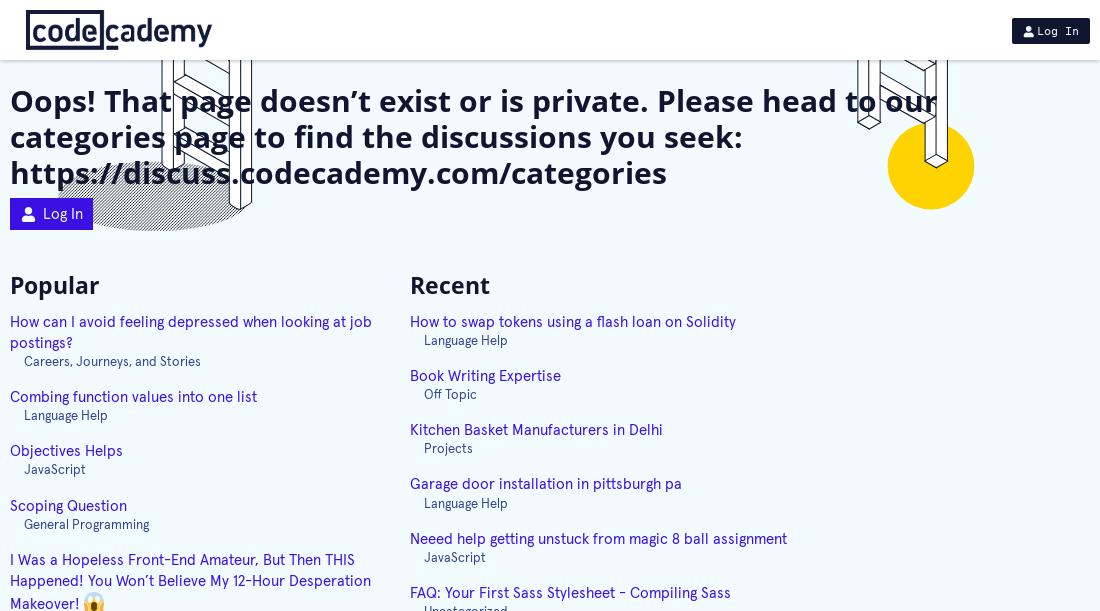 This screenshot has width=1100, height=611. Describe the element at coordinates (536, 429) in the screenshot. I see `'Kitchen Basket Manufacturers in Delhi'` at that location.